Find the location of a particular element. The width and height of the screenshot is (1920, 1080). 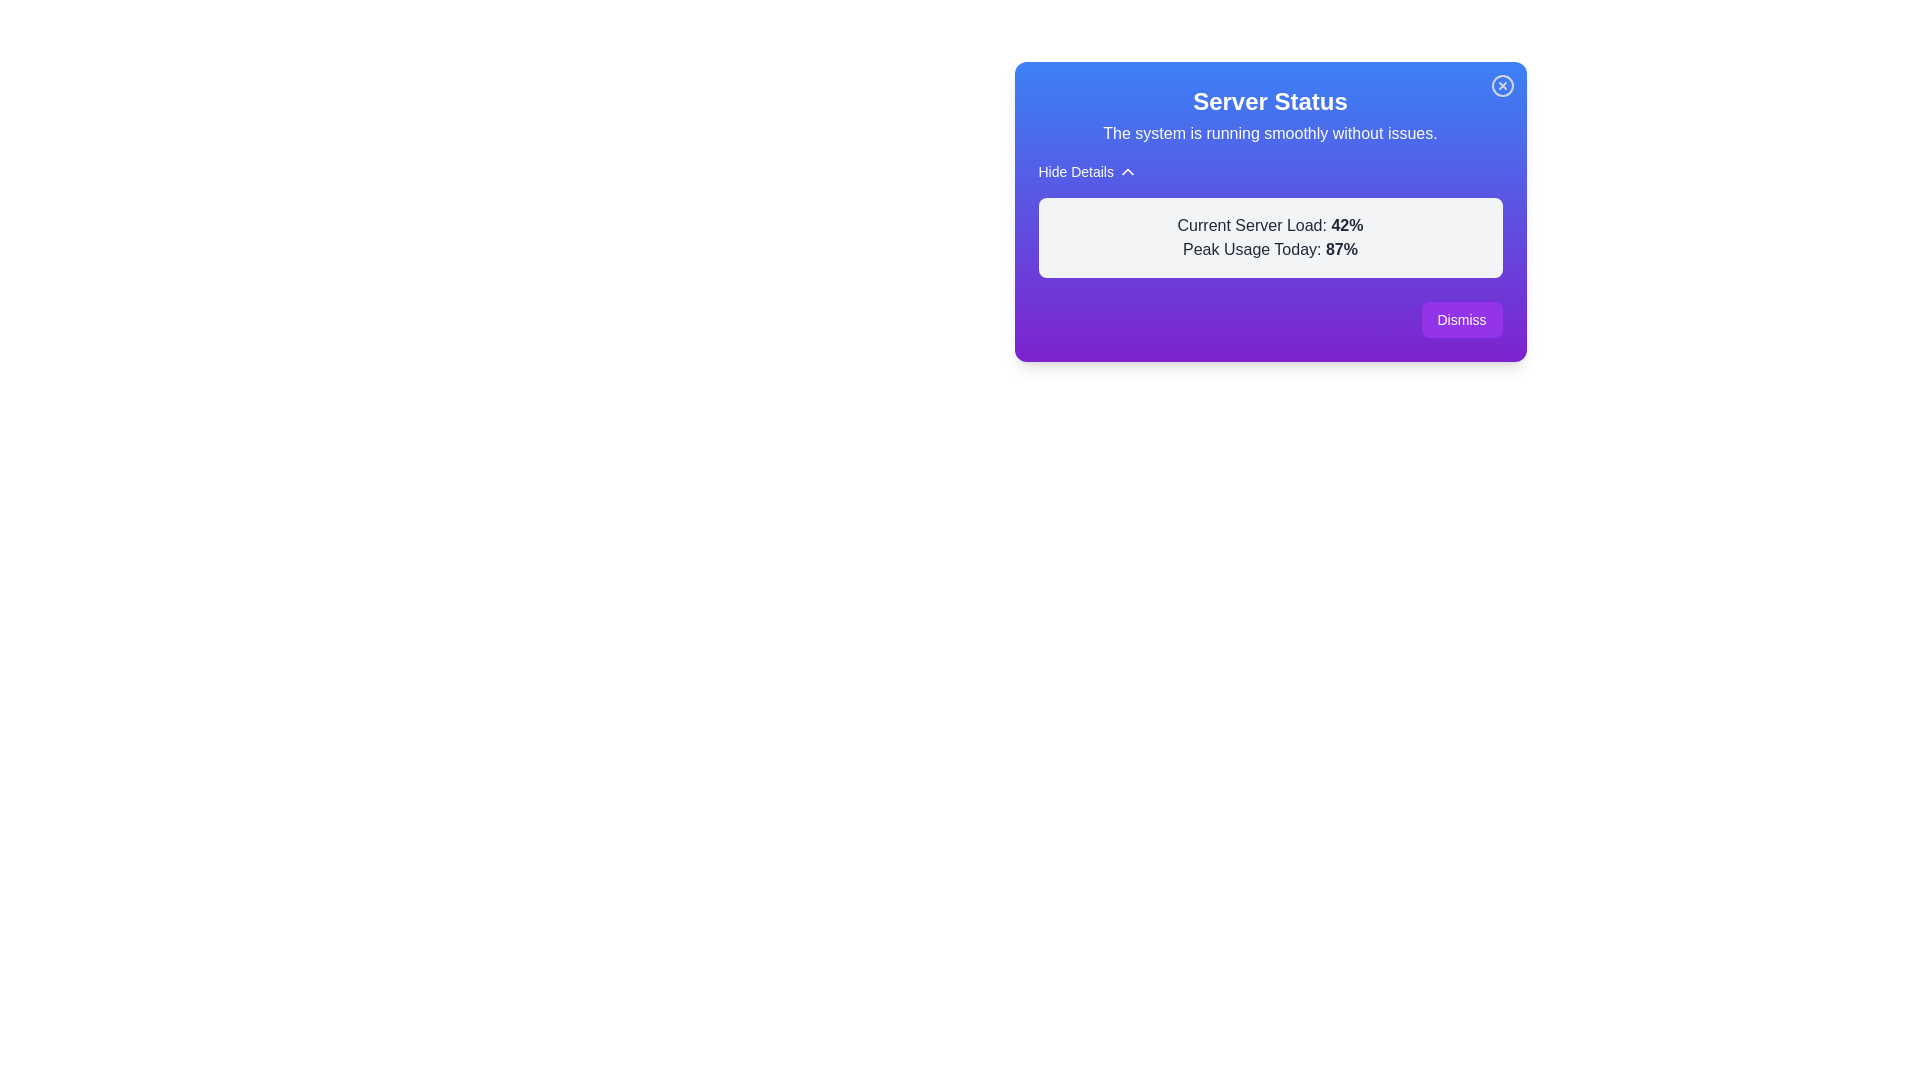

the 'Hide Details' button to toggle the visibility of the details is located at coordinates (1087, 171).